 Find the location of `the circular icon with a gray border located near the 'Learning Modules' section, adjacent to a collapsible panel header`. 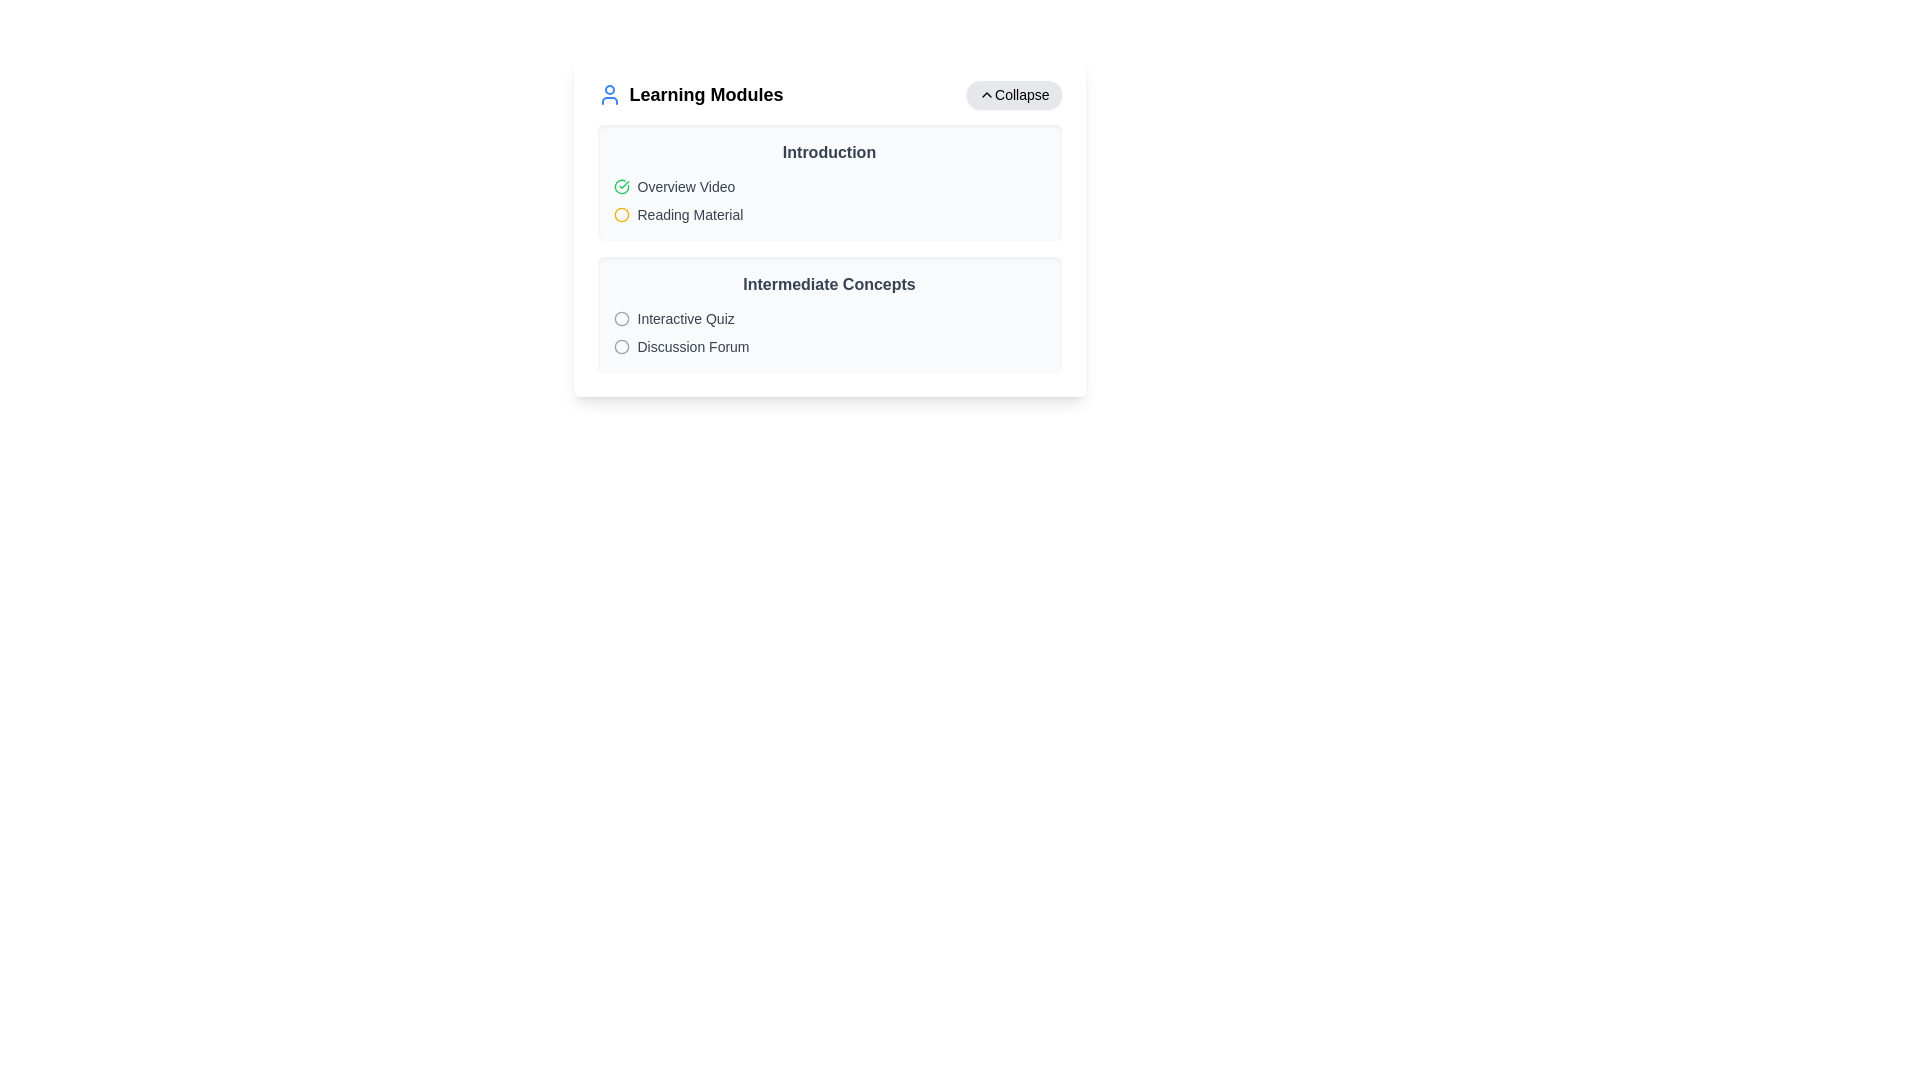

the circular icon with a gray border located near the 'Learning Modules' section, adjacent to a collapsible panel header is located at coordinates (620, 318).